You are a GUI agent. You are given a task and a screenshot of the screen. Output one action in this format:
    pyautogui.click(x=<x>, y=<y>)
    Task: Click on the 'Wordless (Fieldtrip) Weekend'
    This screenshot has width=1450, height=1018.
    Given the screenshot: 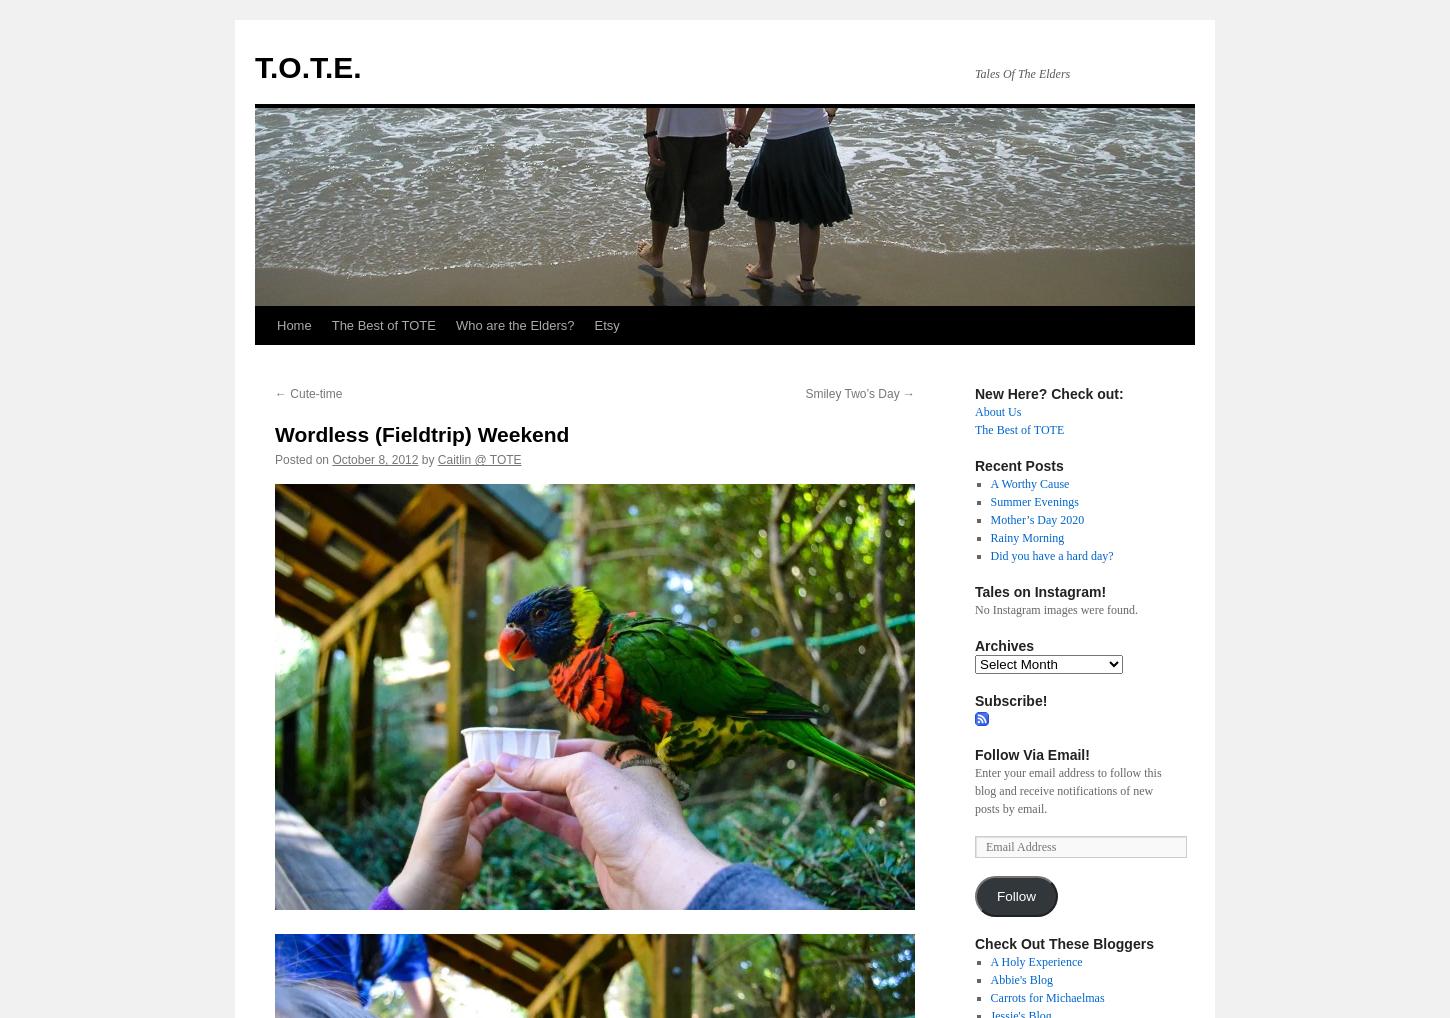 What is the action you would take?
    pyautogui.click(x=420, y=433)
    